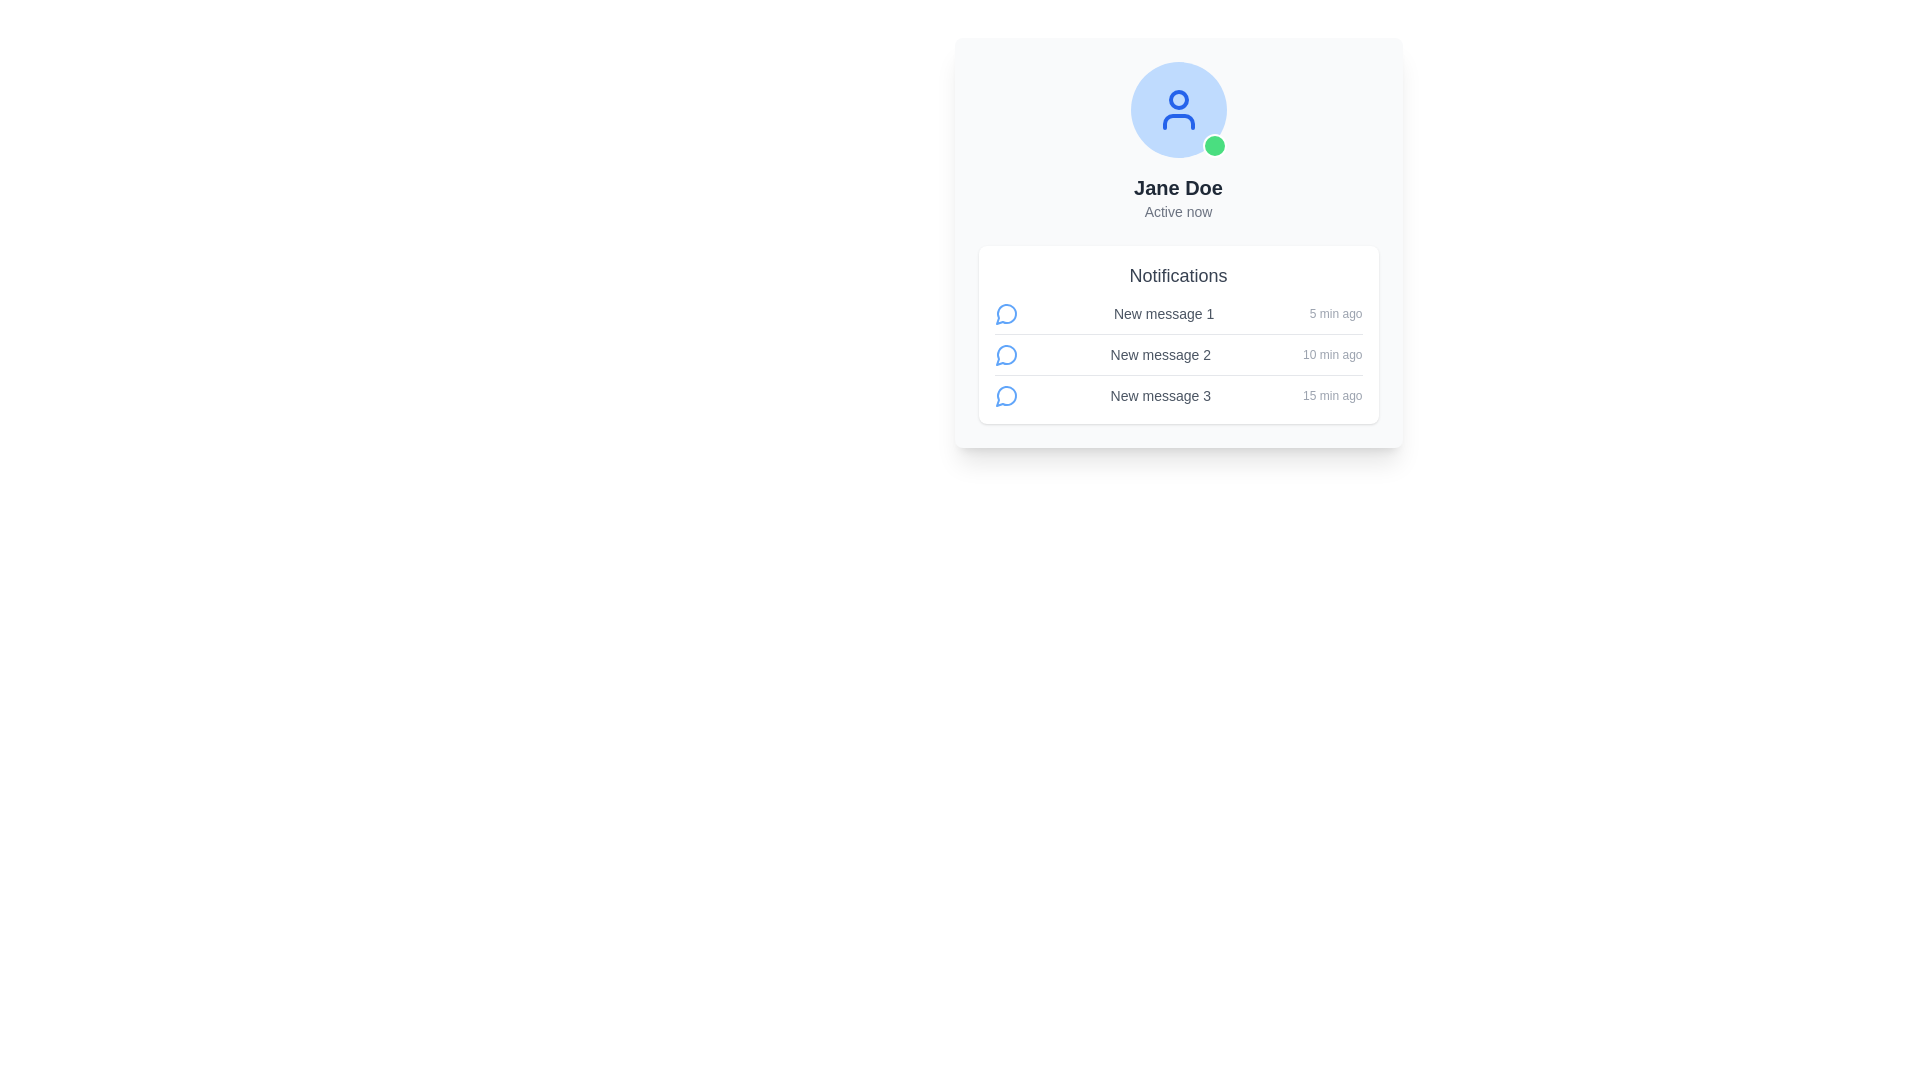 This screenshot has height=1080, width=1920. What do you see at coordinates (1164, 313) in the screenshot?
I see `the text label displaying 'New message 1', which is positioned as the main text label within the first notification item of a list` at bounding box center [1164, 313].